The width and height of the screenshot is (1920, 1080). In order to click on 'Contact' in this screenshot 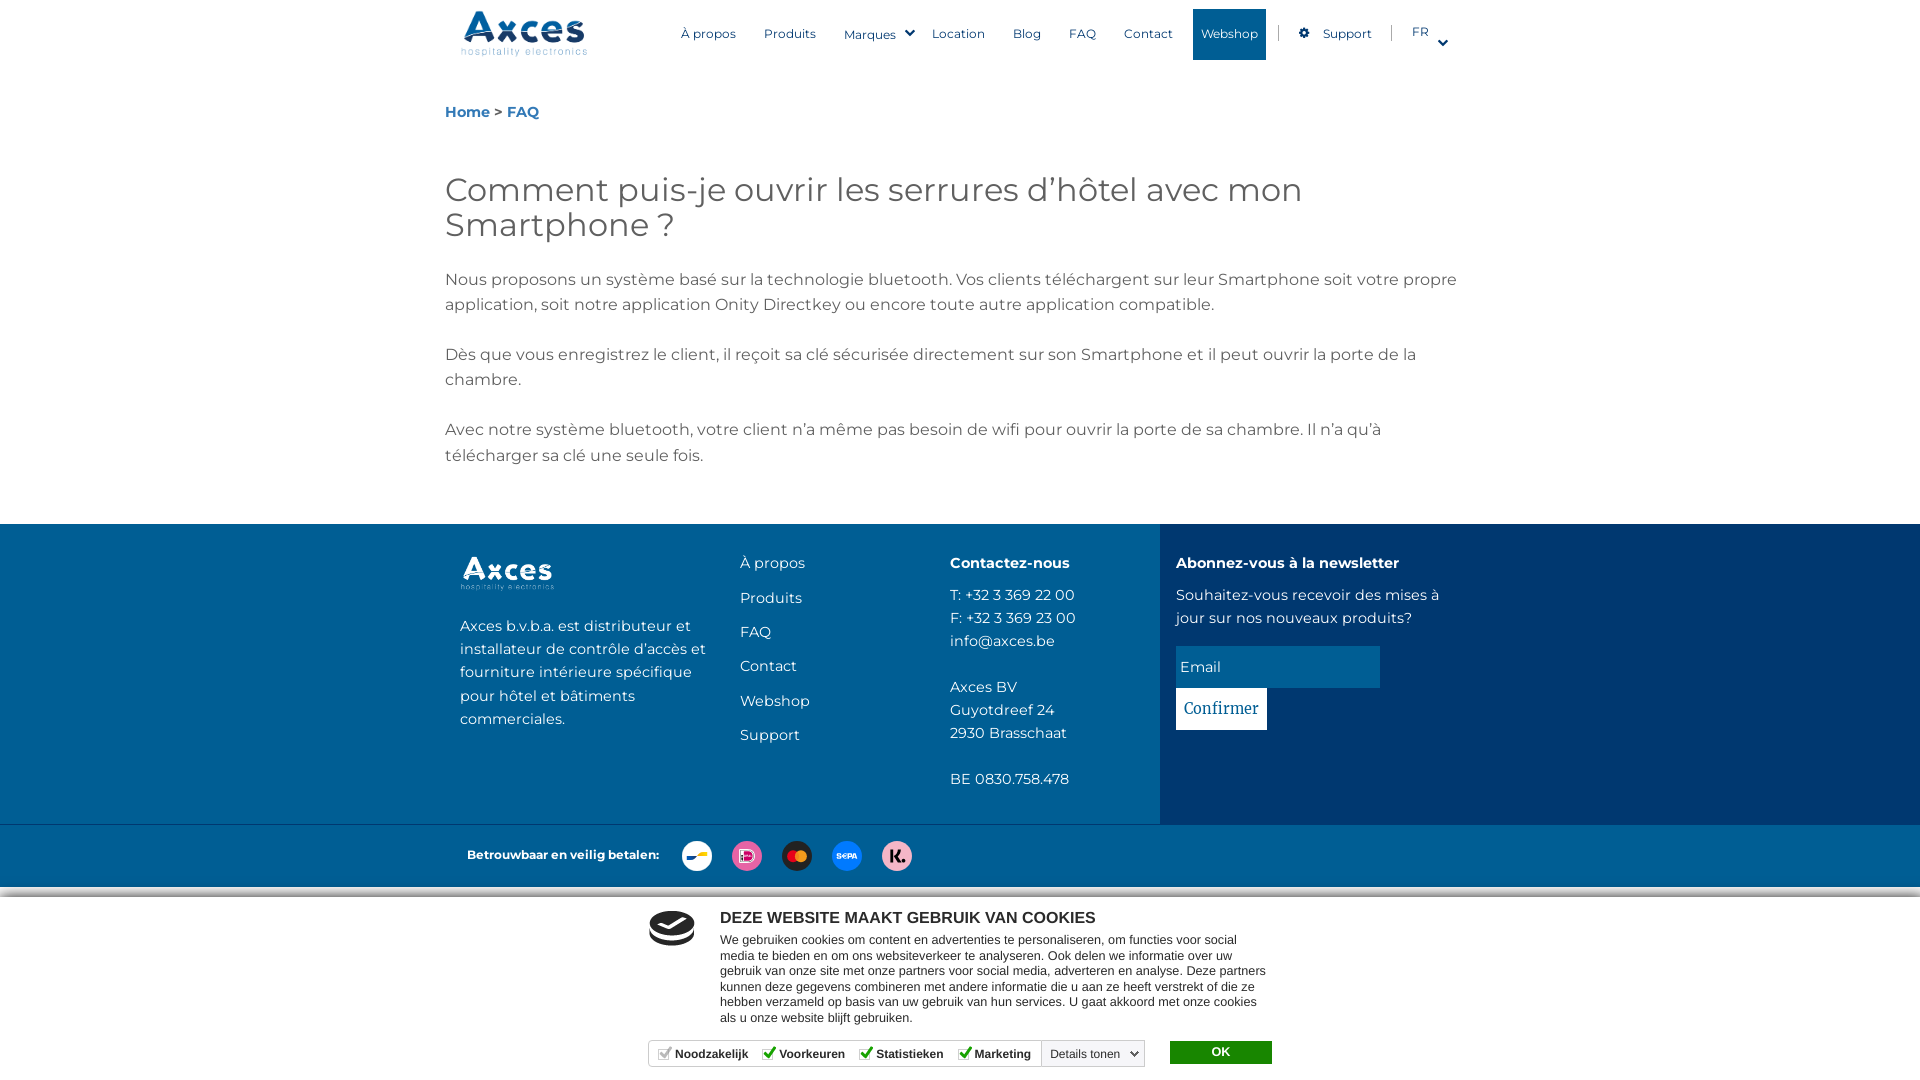, I will do `click(1148, 34)`.